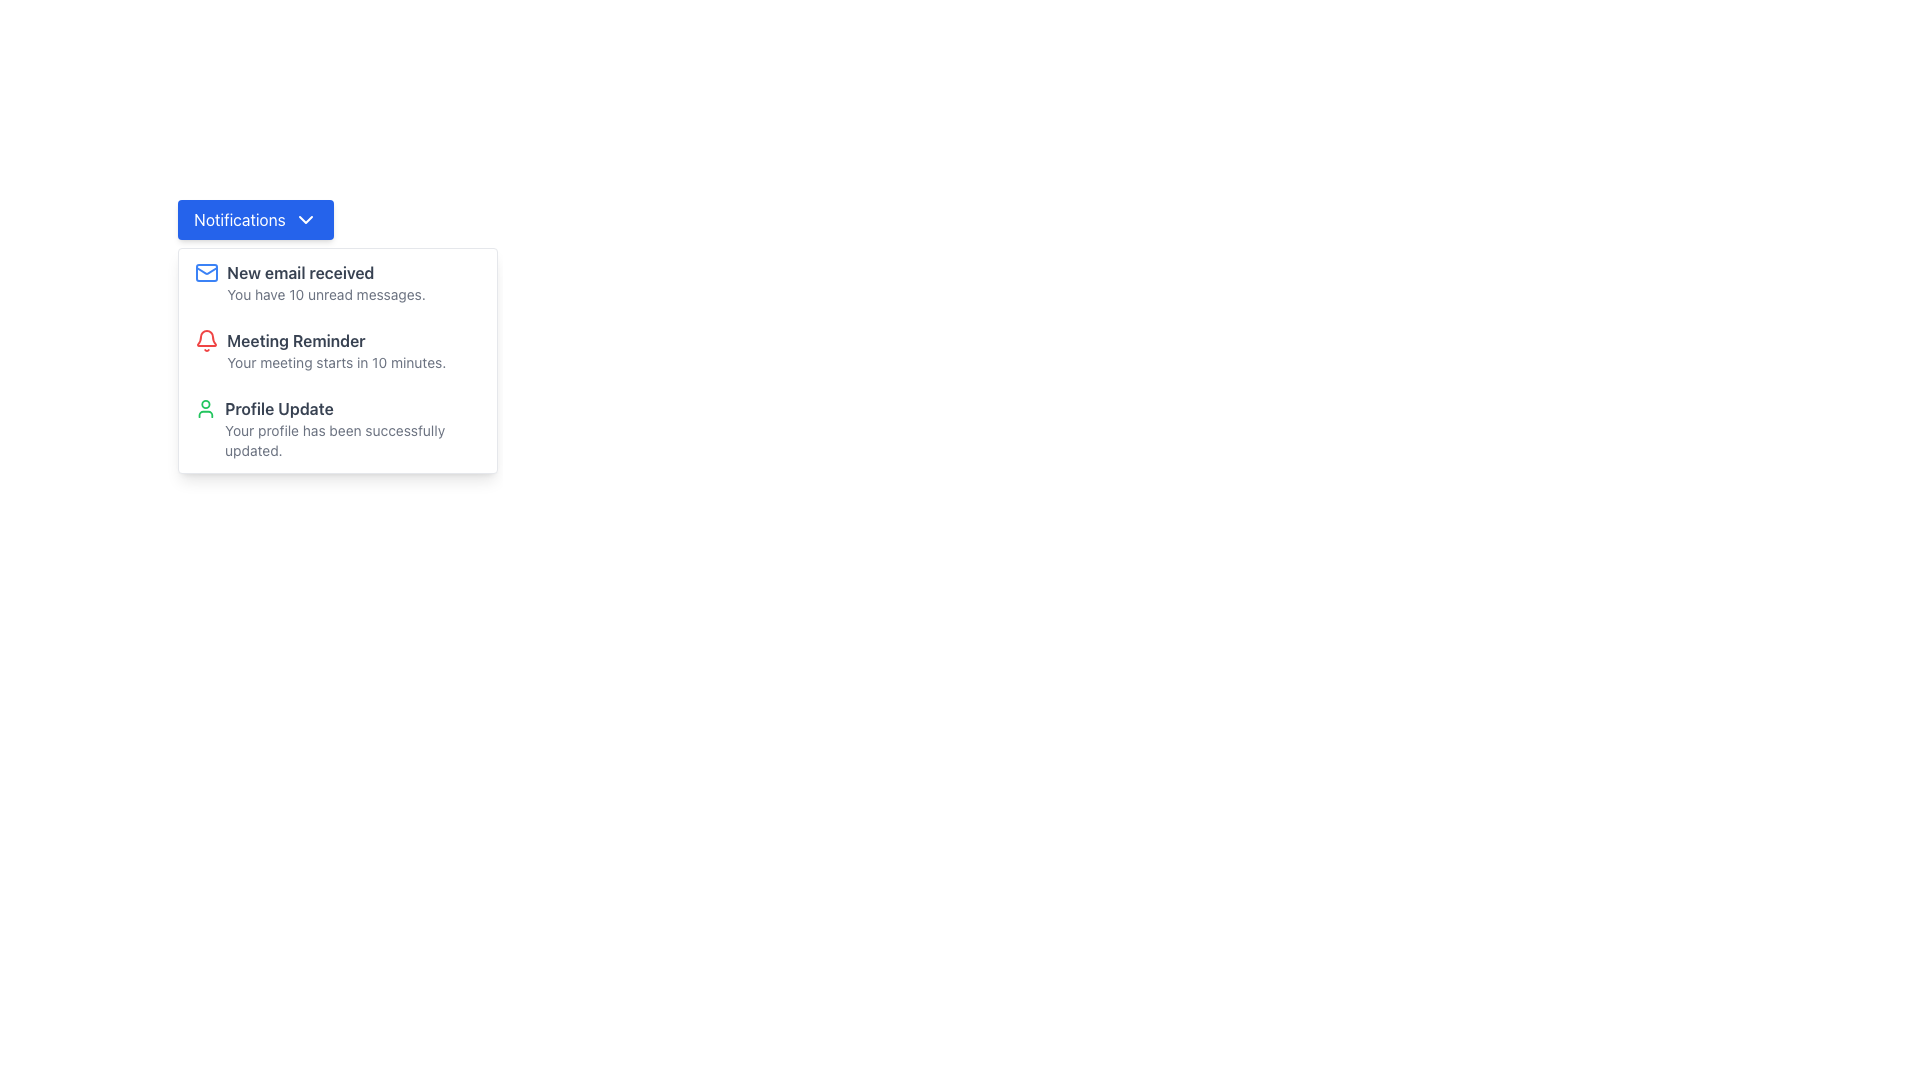 The width and height of the screenshot is (1920, 1080). I want to click on the second notification in the dropdown panel titled 'Meeting Reminder', so click(336, 350).